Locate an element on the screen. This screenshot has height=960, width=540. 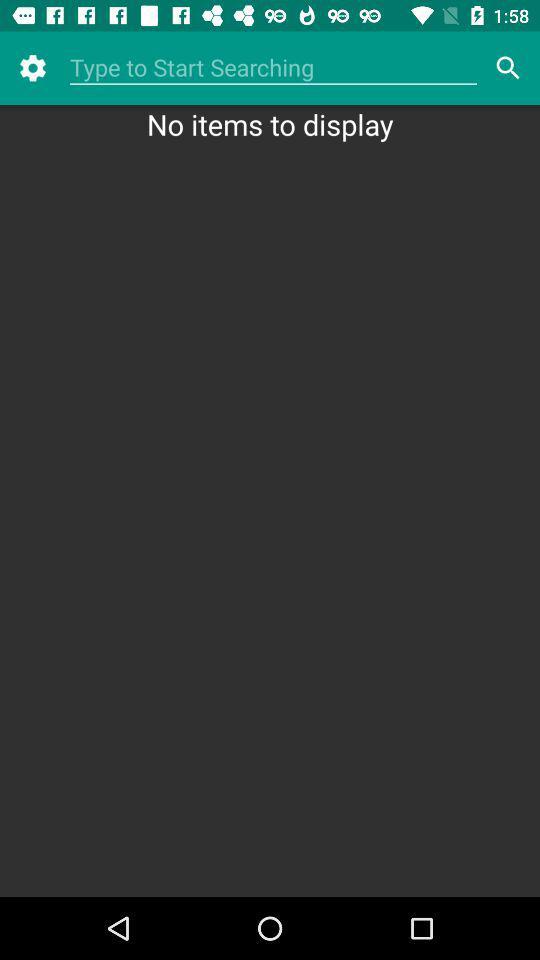
the icon at the top left corner is located at coordinates (31, 68).